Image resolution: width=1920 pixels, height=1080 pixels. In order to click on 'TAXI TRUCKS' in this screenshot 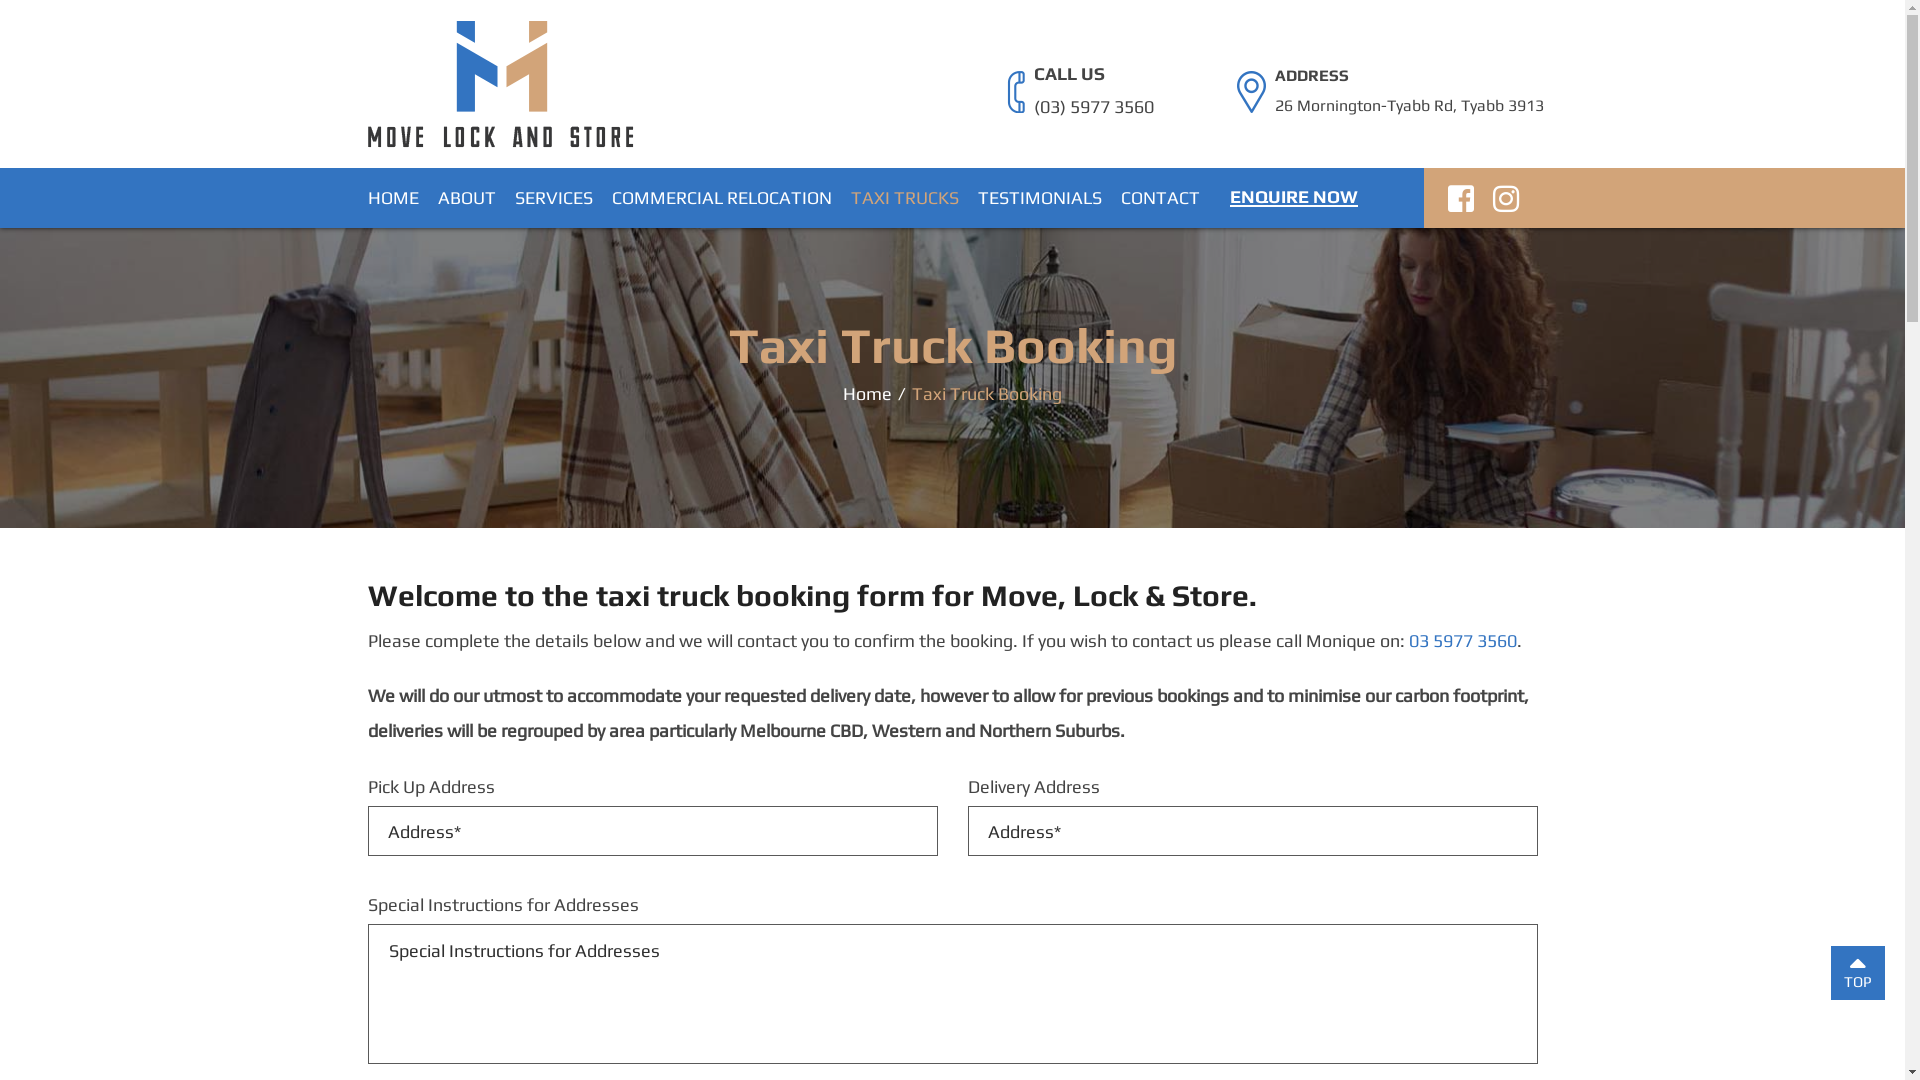, I will do `click(902, 197)`.